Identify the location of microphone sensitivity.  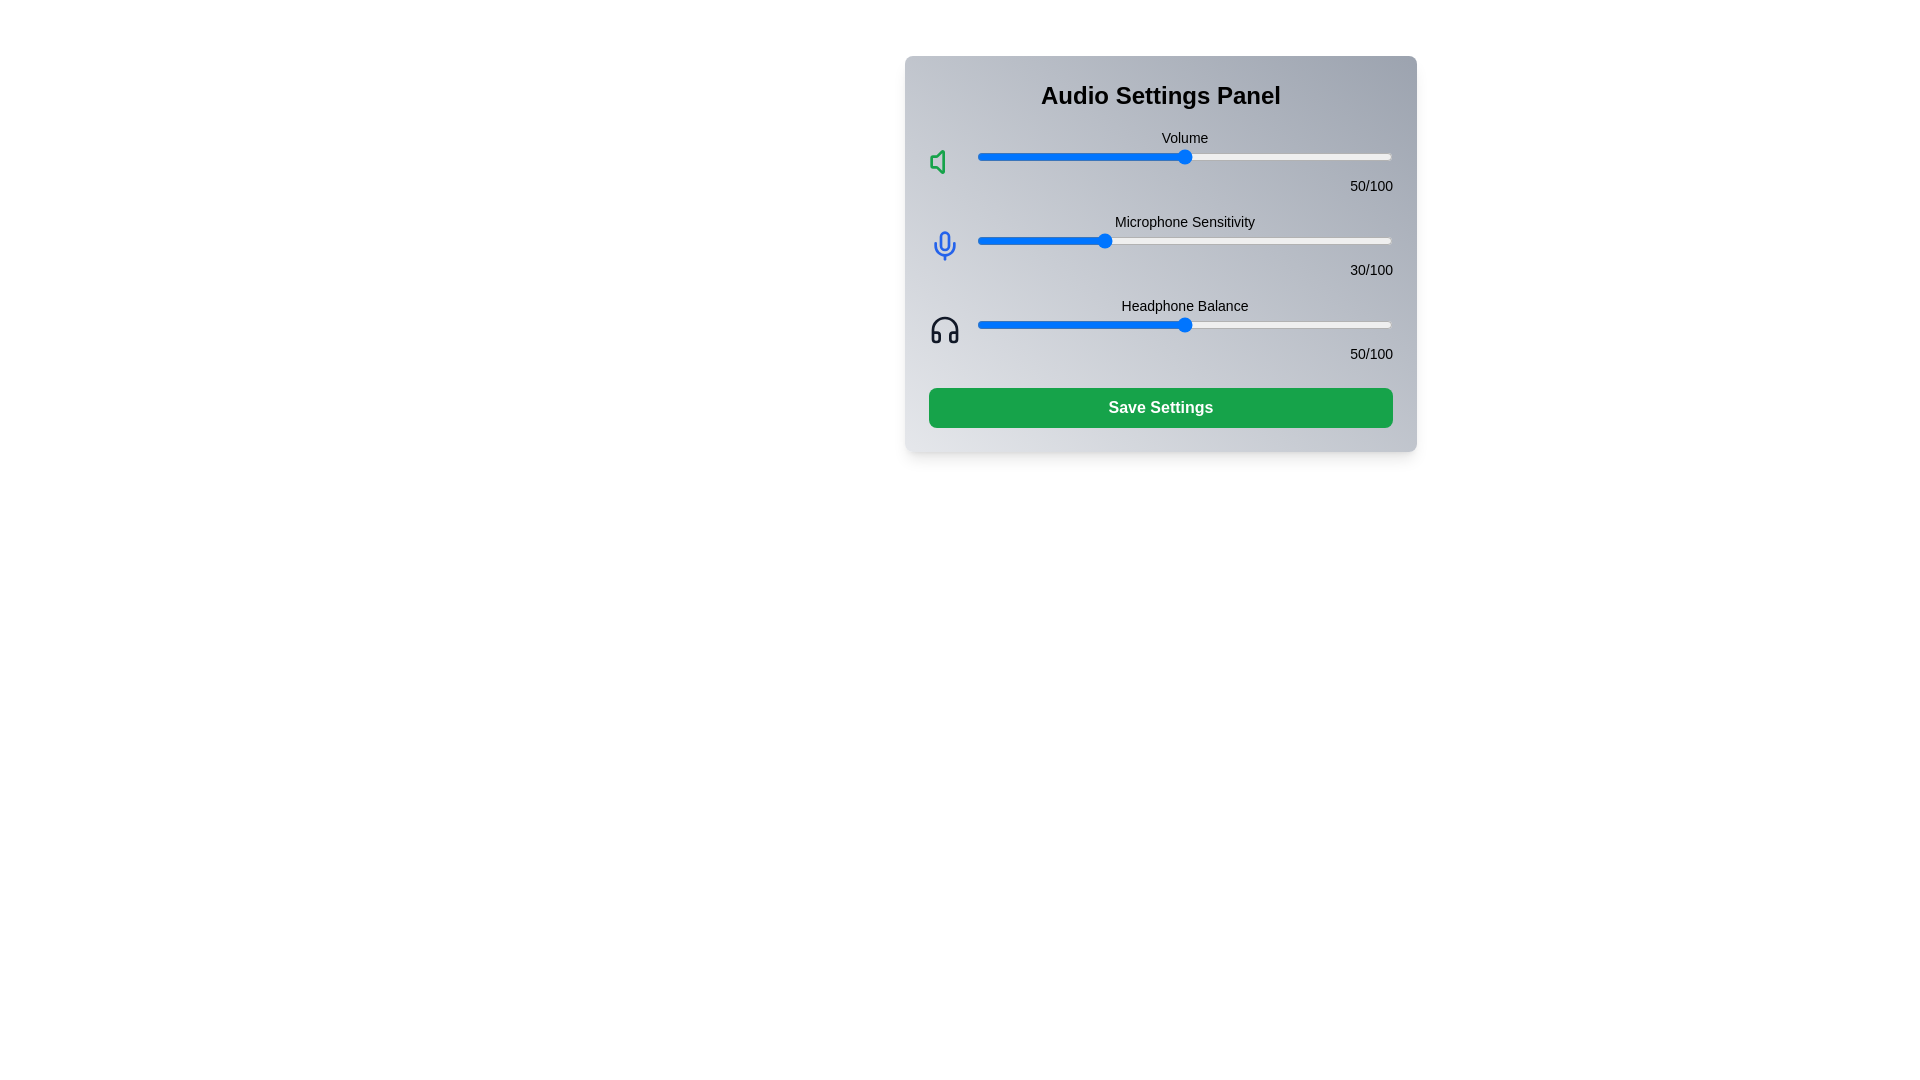
(1164, 239).